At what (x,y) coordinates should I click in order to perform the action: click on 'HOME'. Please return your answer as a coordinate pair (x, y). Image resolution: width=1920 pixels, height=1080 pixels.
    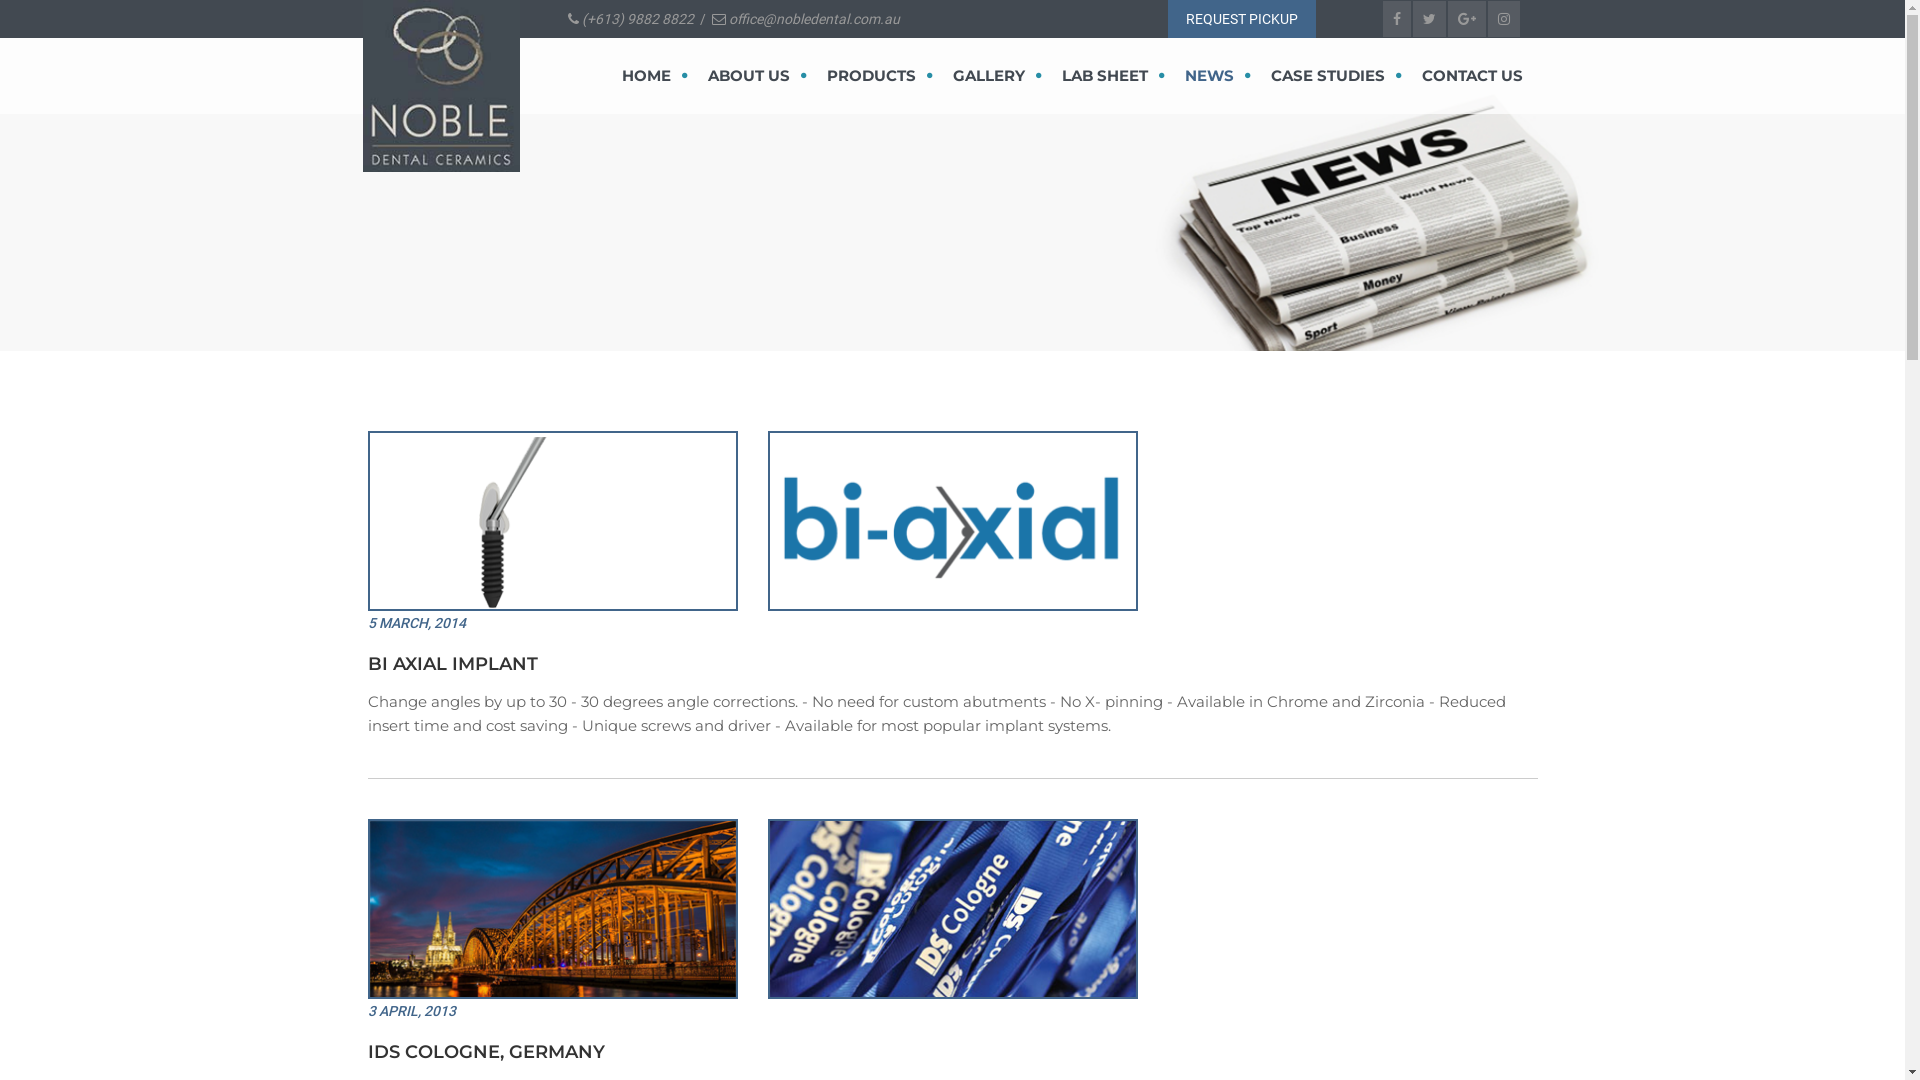
    Looking at the image, I should click on (610, 75).